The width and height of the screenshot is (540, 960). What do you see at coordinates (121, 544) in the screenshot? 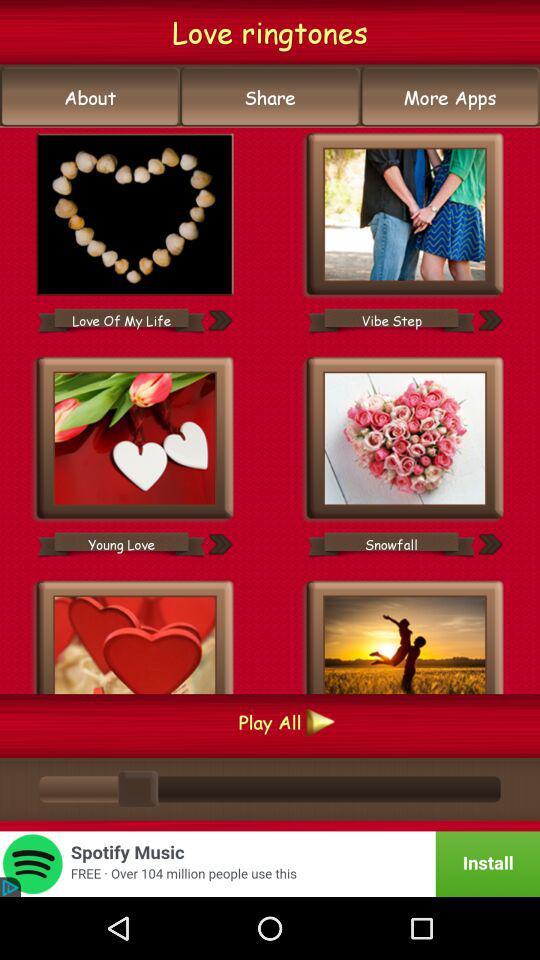
I see `young love item` at bounding box center [121, 544].